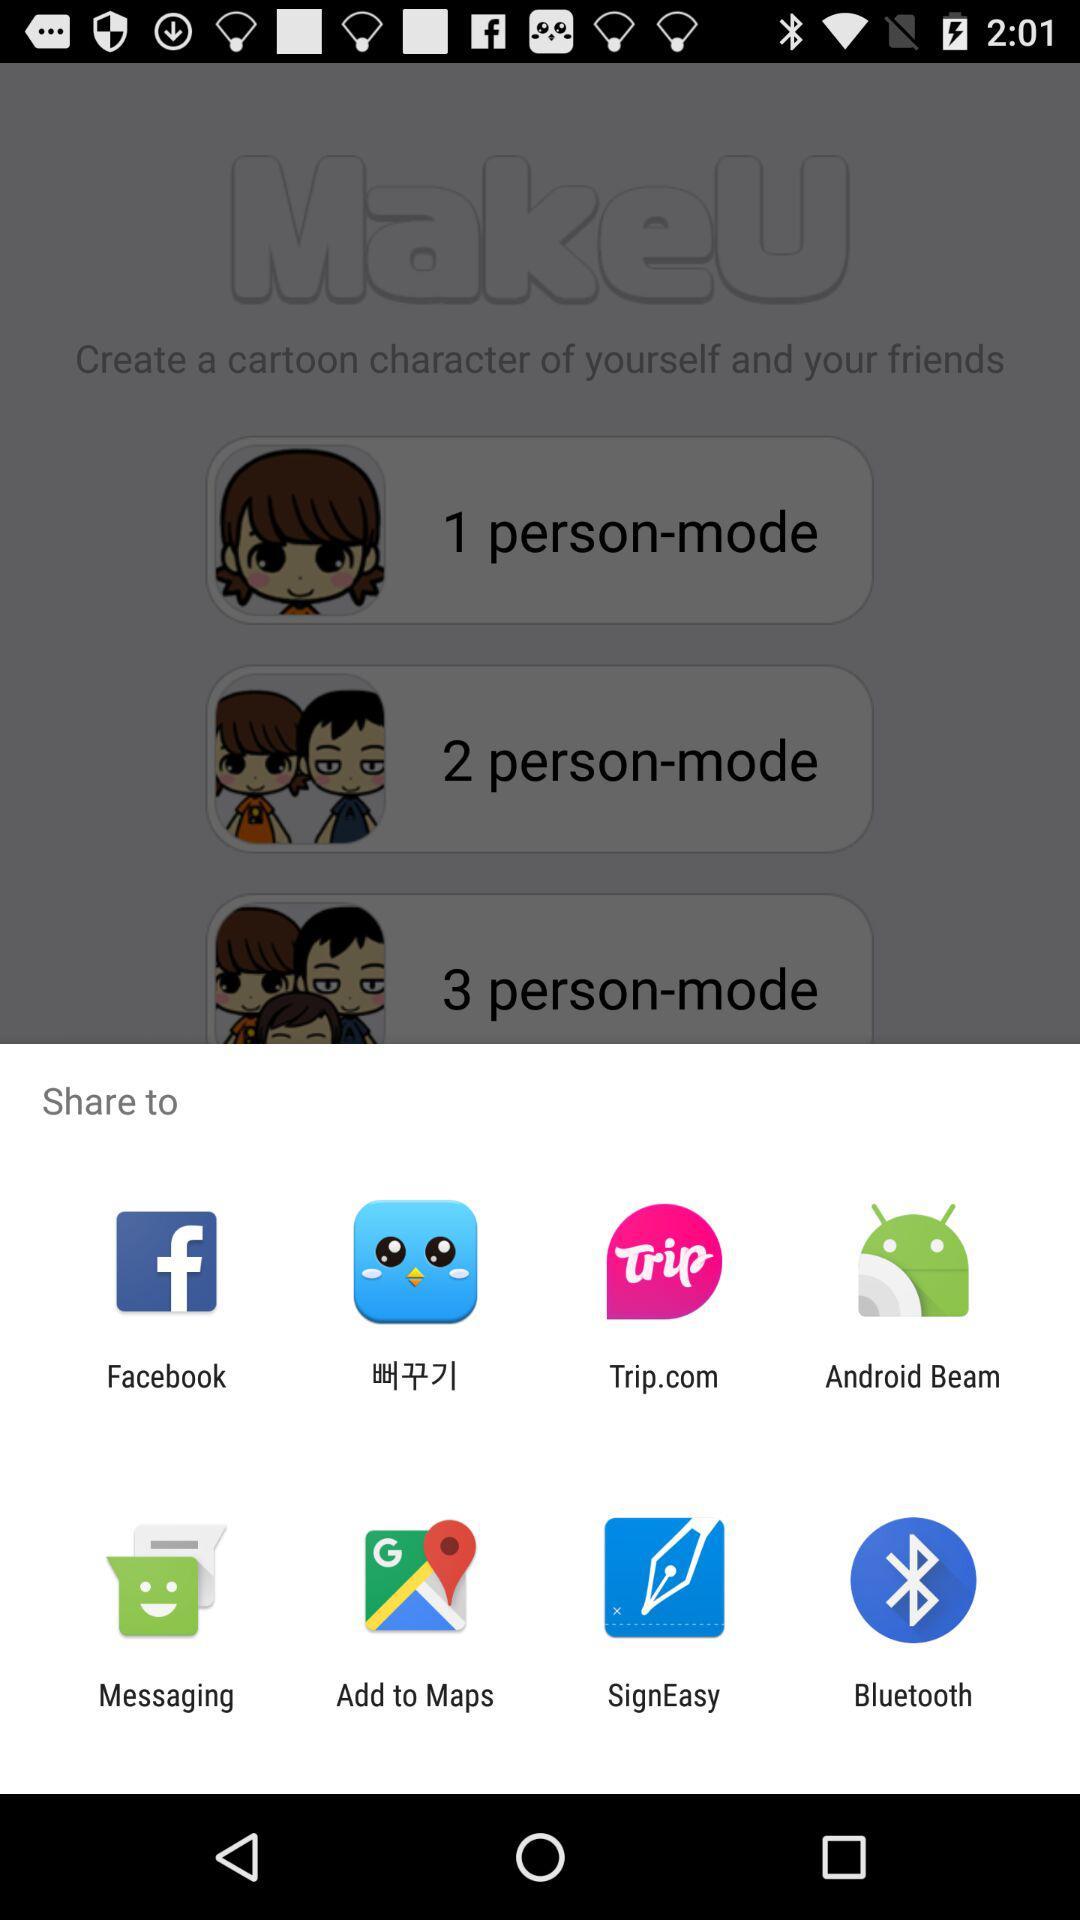  I want to click on add to maps, so click(414, 1711).